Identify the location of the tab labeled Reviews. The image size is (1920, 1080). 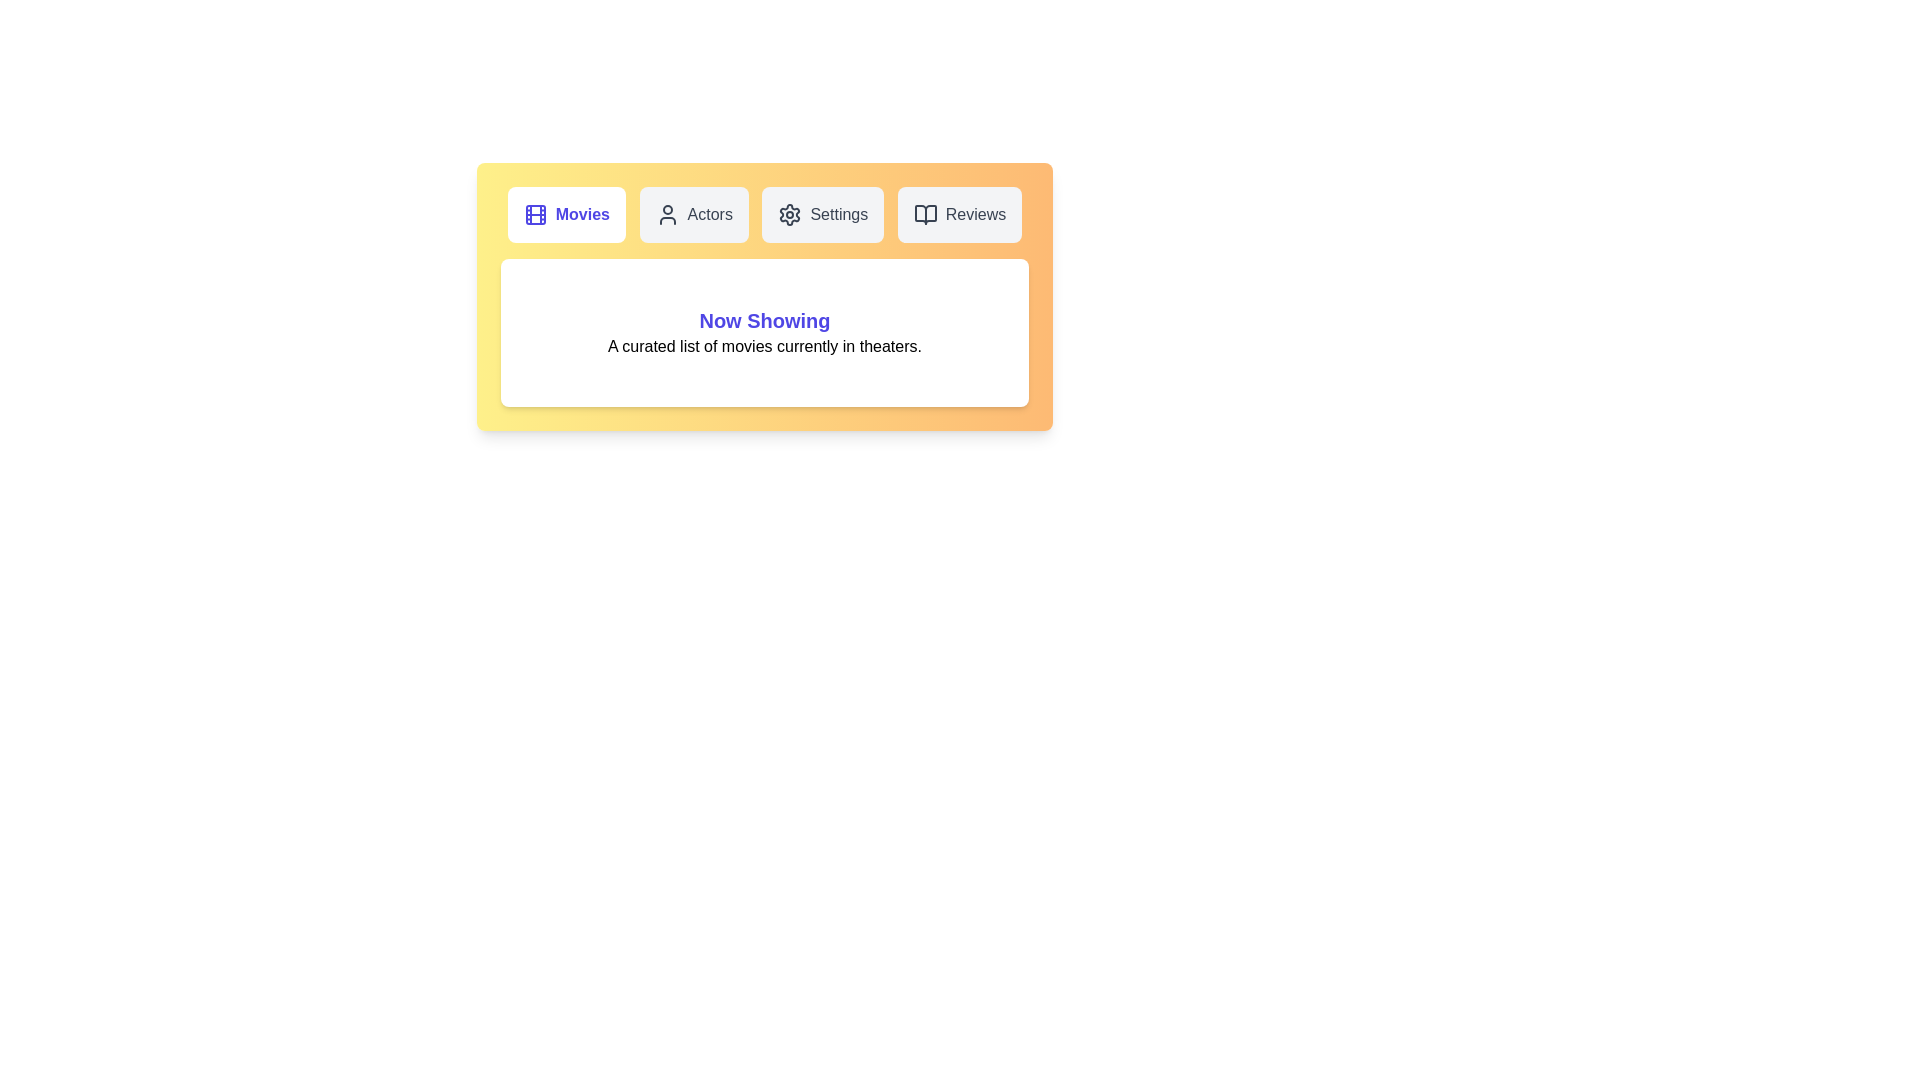
(960, 215).